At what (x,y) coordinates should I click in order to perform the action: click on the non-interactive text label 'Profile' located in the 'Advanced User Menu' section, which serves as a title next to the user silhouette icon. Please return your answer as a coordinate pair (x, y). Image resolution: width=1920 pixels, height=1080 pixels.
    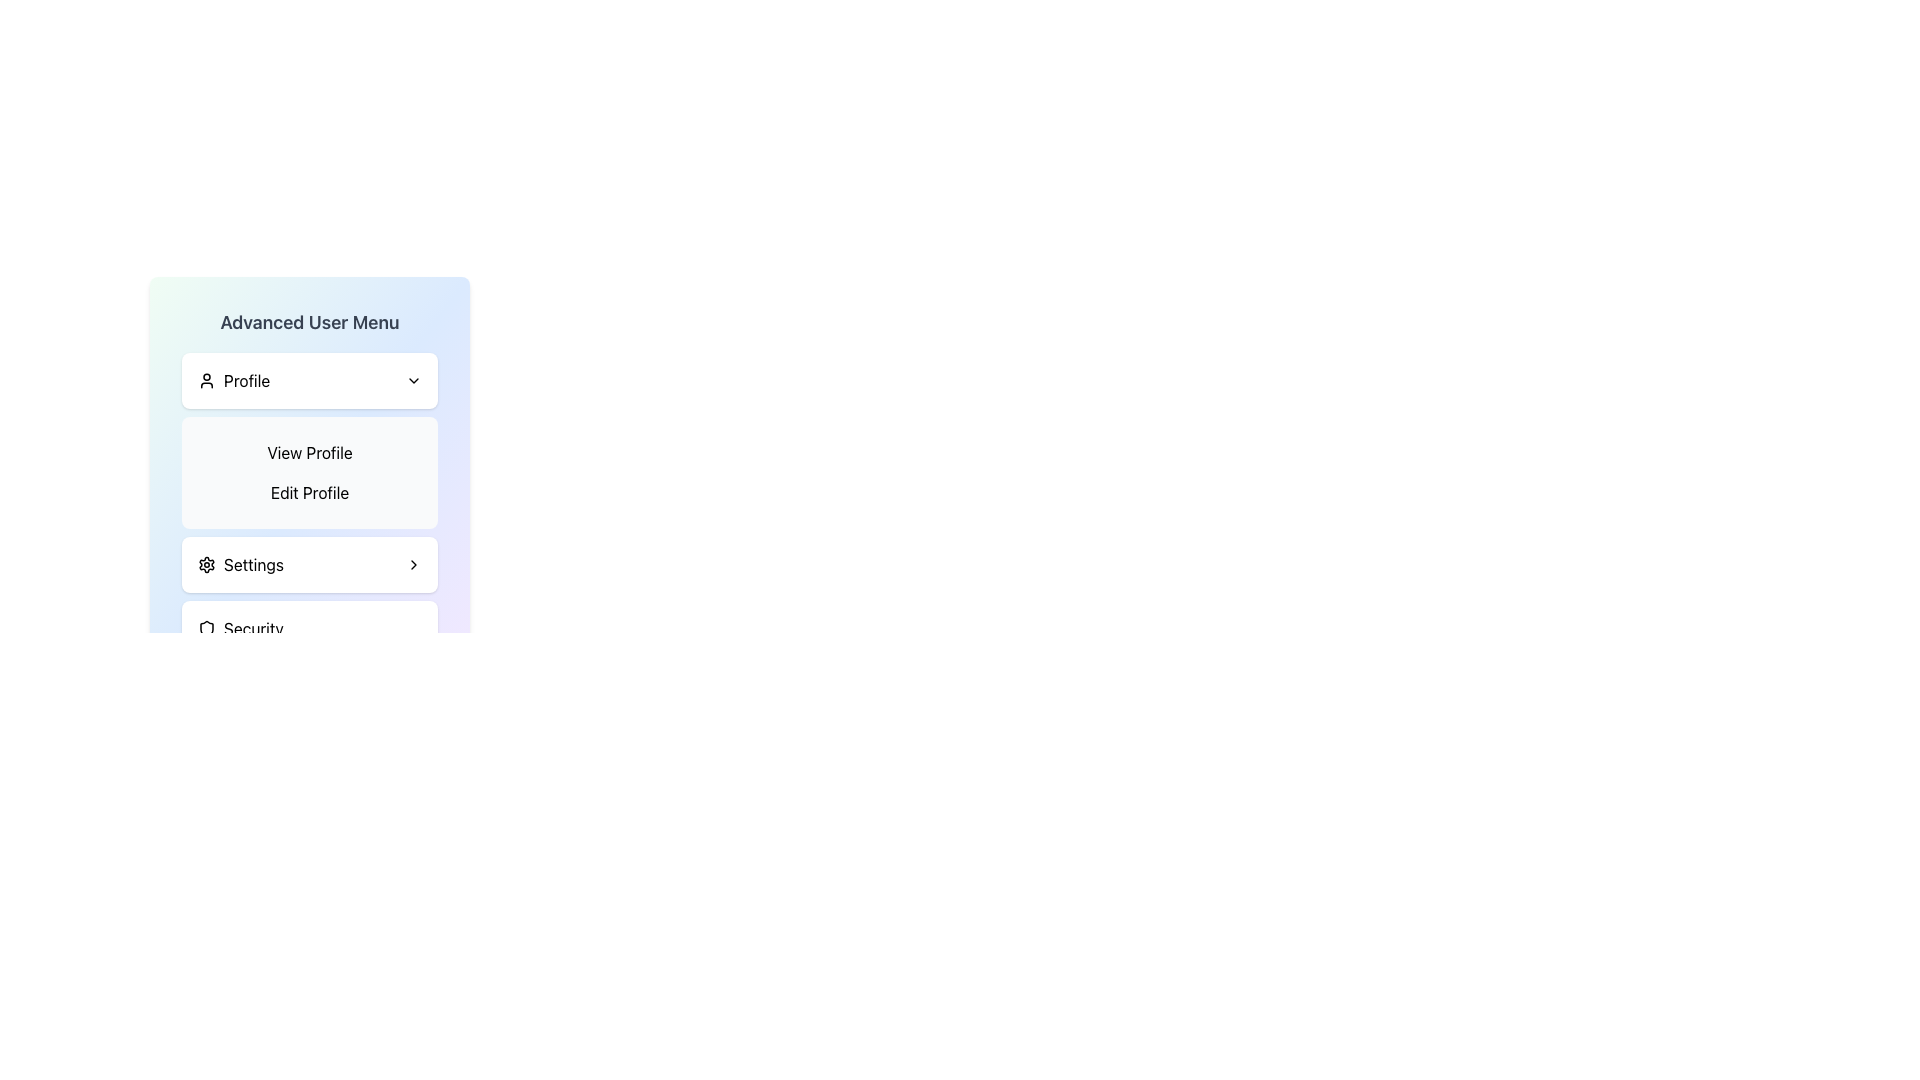
    Looking at the image, I should click on (246, 381).